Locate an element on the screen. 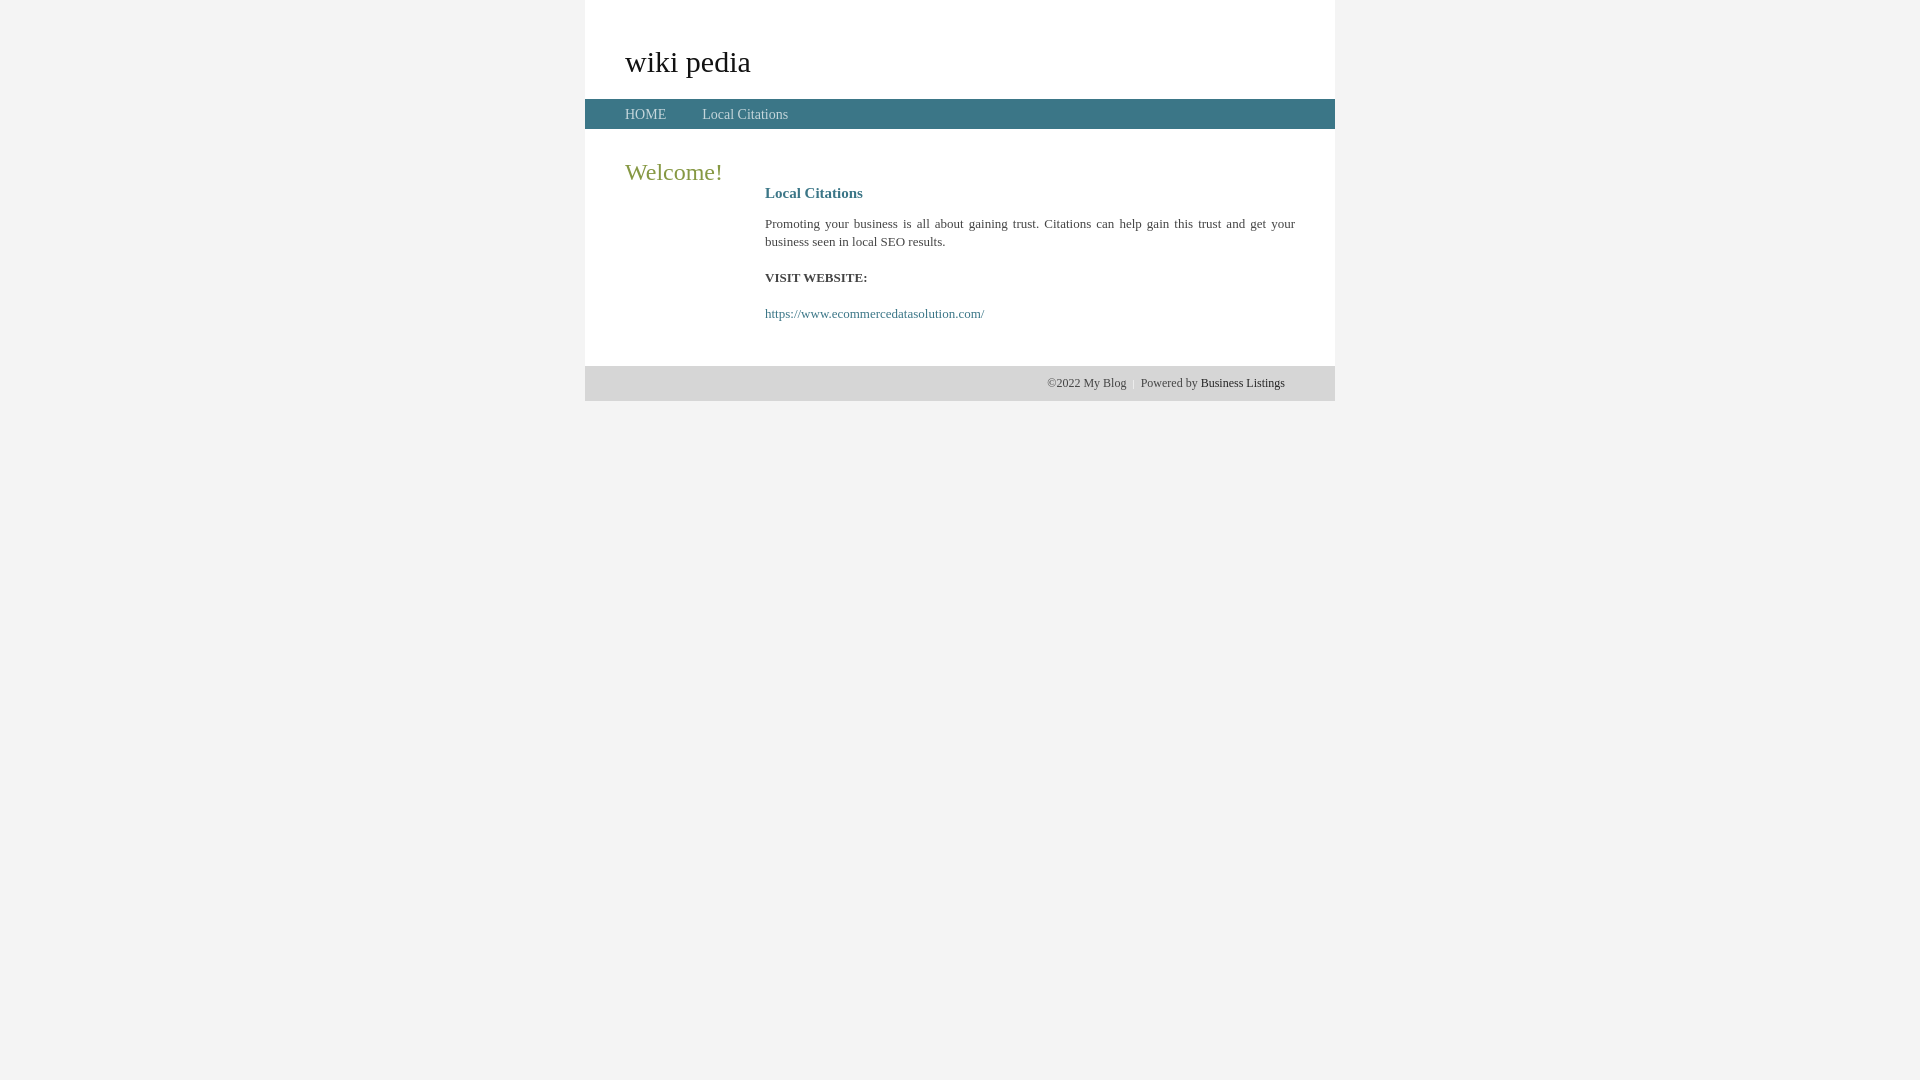 The width and height of the screenshot is (1920, 1080). 'Local Citations' is located at coordinates (743, 114).